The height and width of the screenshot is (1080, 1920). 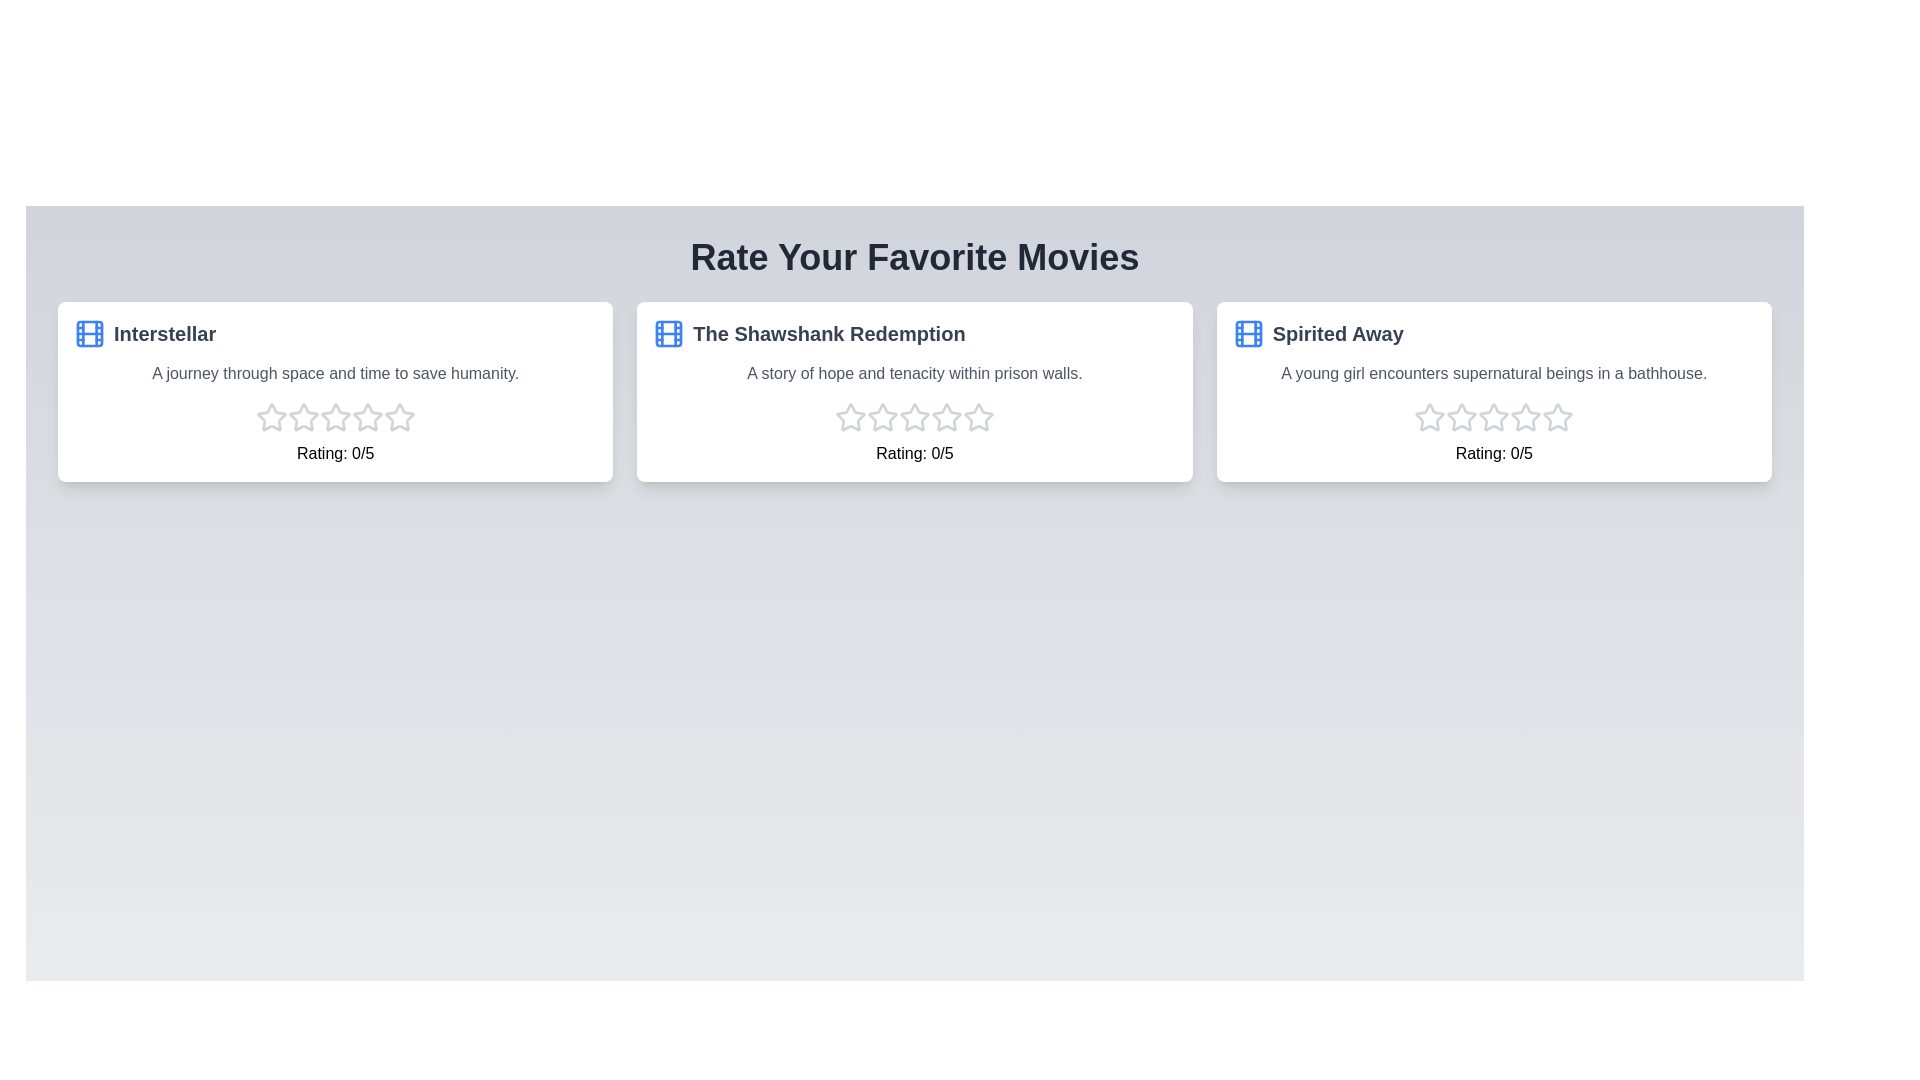 I want to click on the star corresponding to the 1 rating for the movie Spirited Away, so click(x=1429, y=416).